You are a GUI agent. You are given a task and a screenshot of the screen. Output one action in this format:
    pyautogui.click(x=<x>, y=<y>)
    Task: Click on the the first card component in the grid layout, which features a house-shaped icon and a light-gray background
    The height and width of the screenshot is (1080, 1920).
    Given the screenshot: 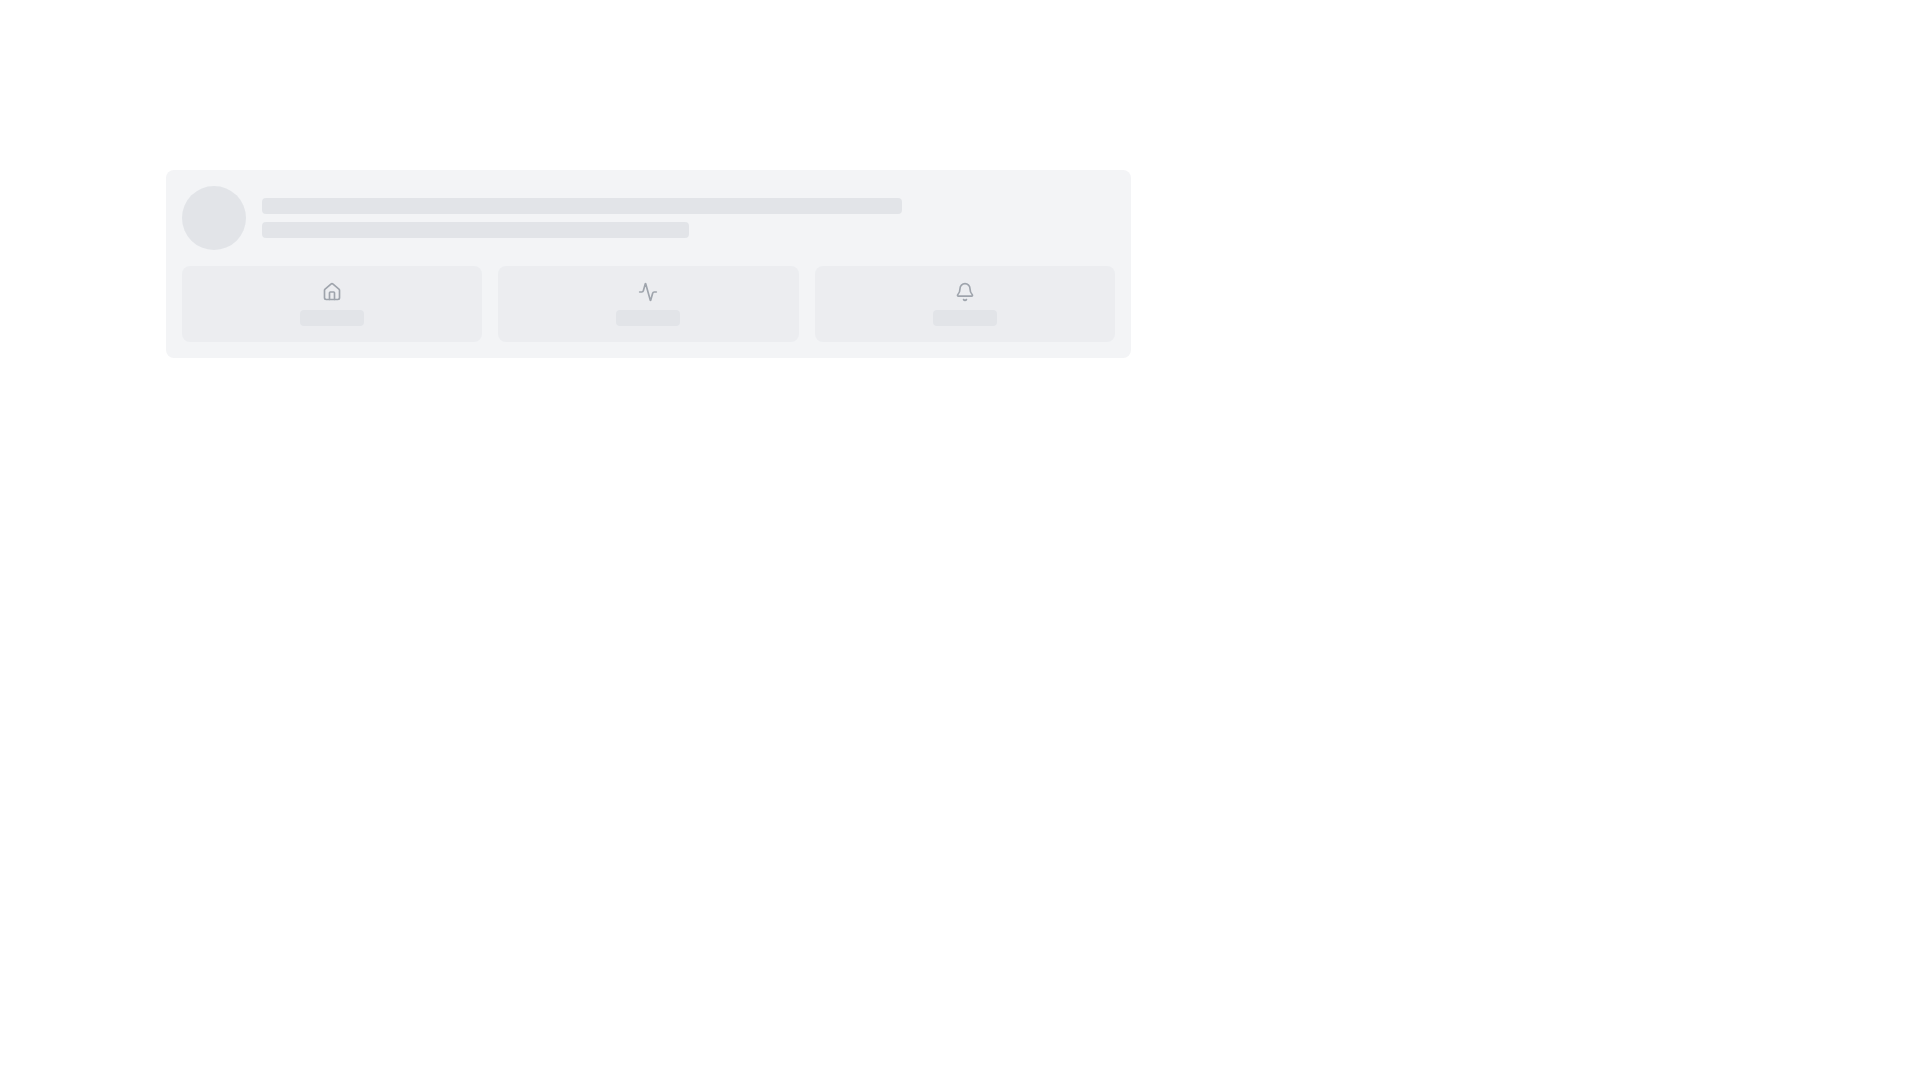 What is the action you would take?
    pyautogui.click(x=332, y=304)
    